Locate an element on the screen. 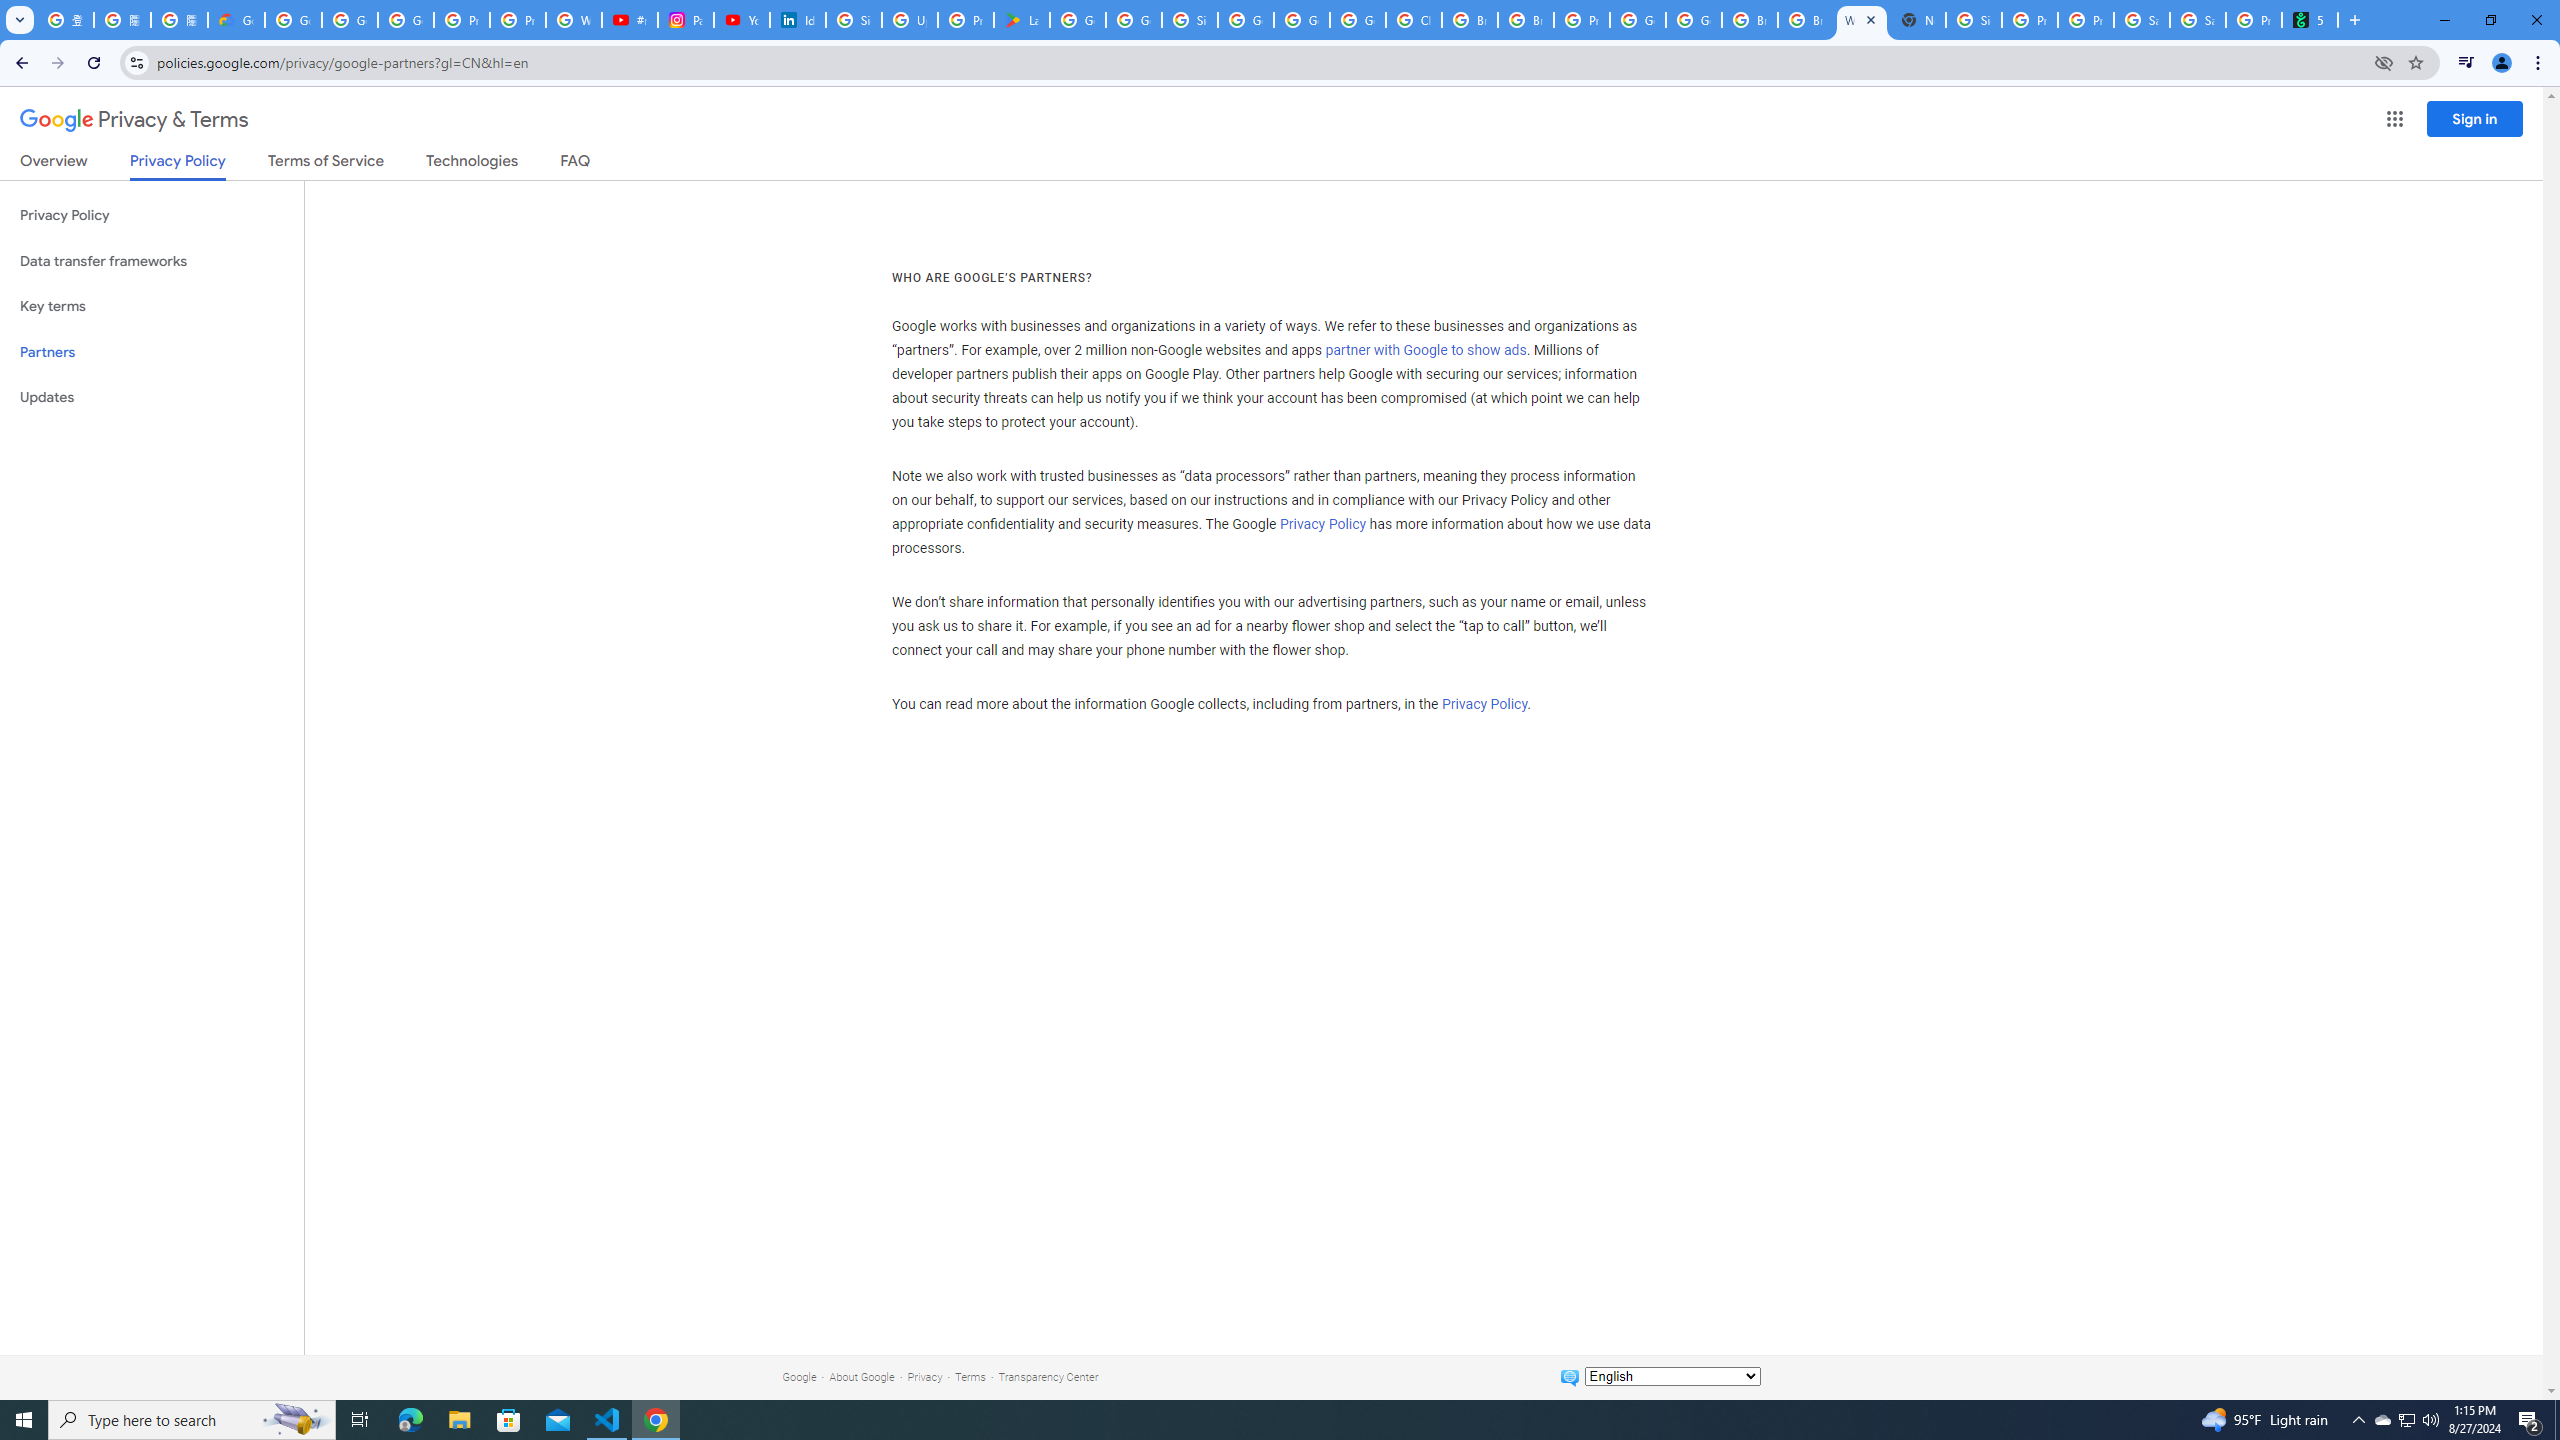  'Third-party cookies blocked' is located at coordinates (2384, 61).